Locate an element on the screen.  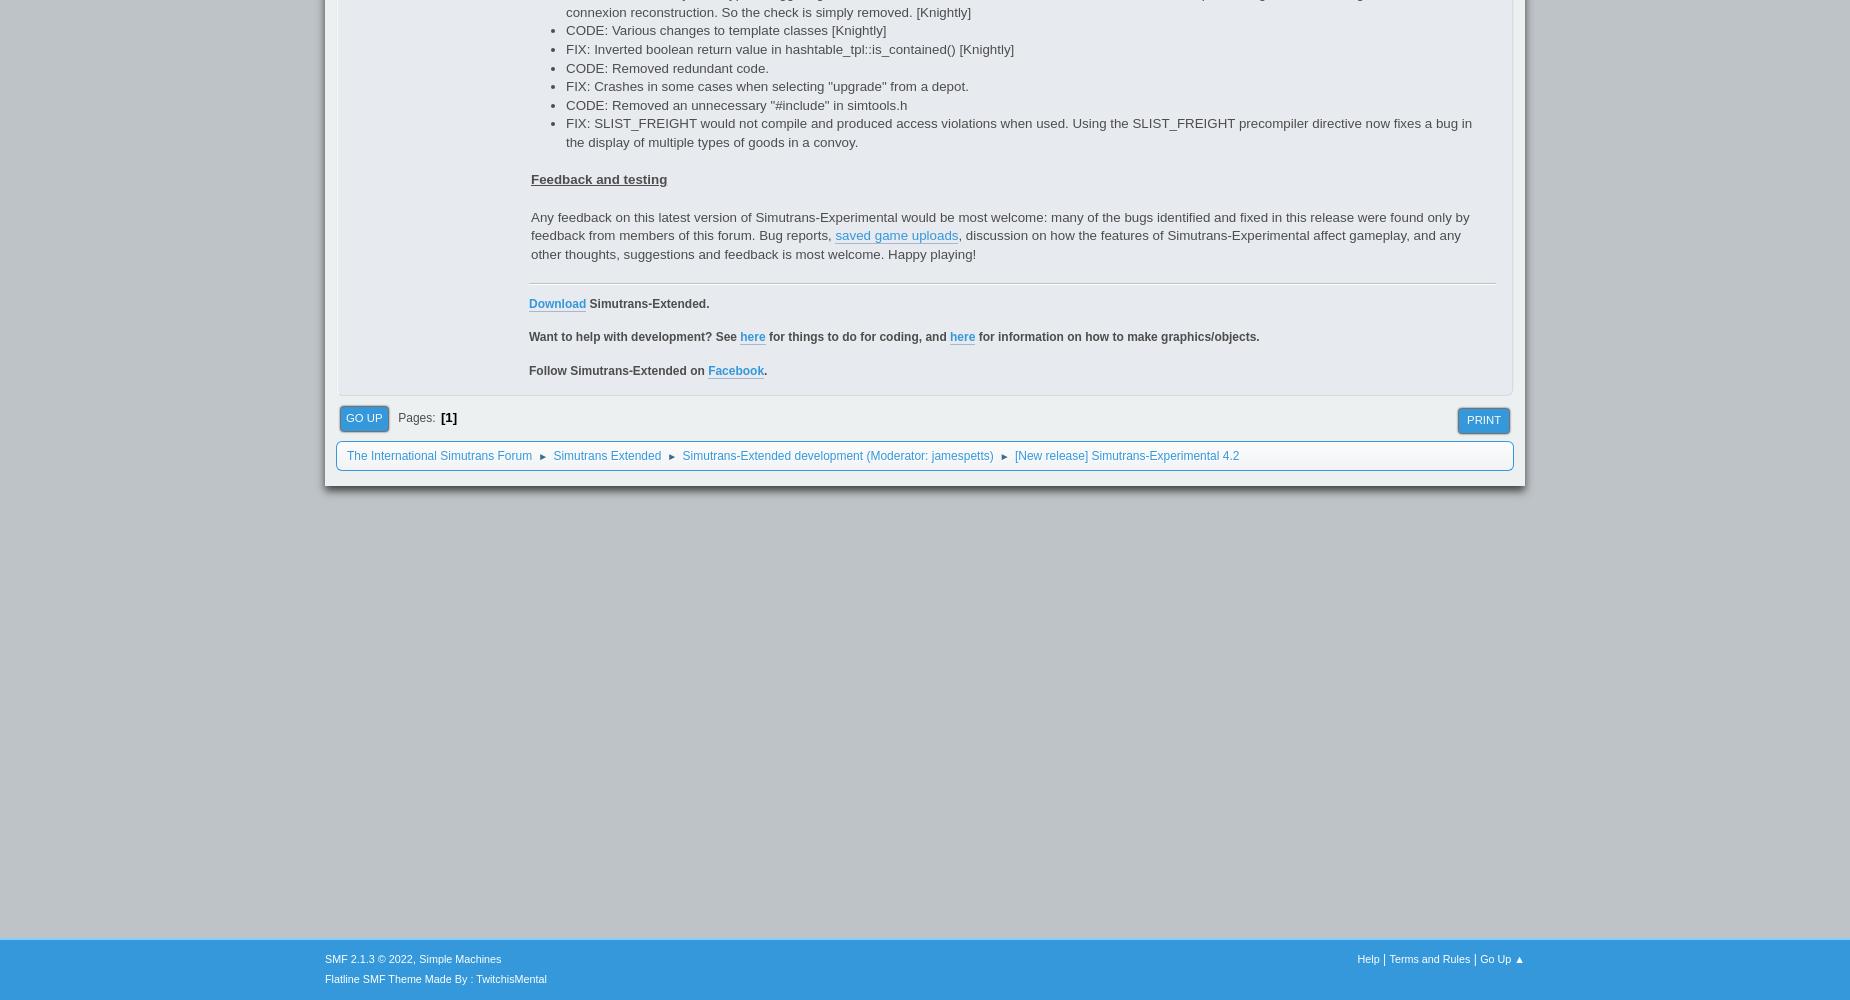
'1' is located at coordinates (447, 417).